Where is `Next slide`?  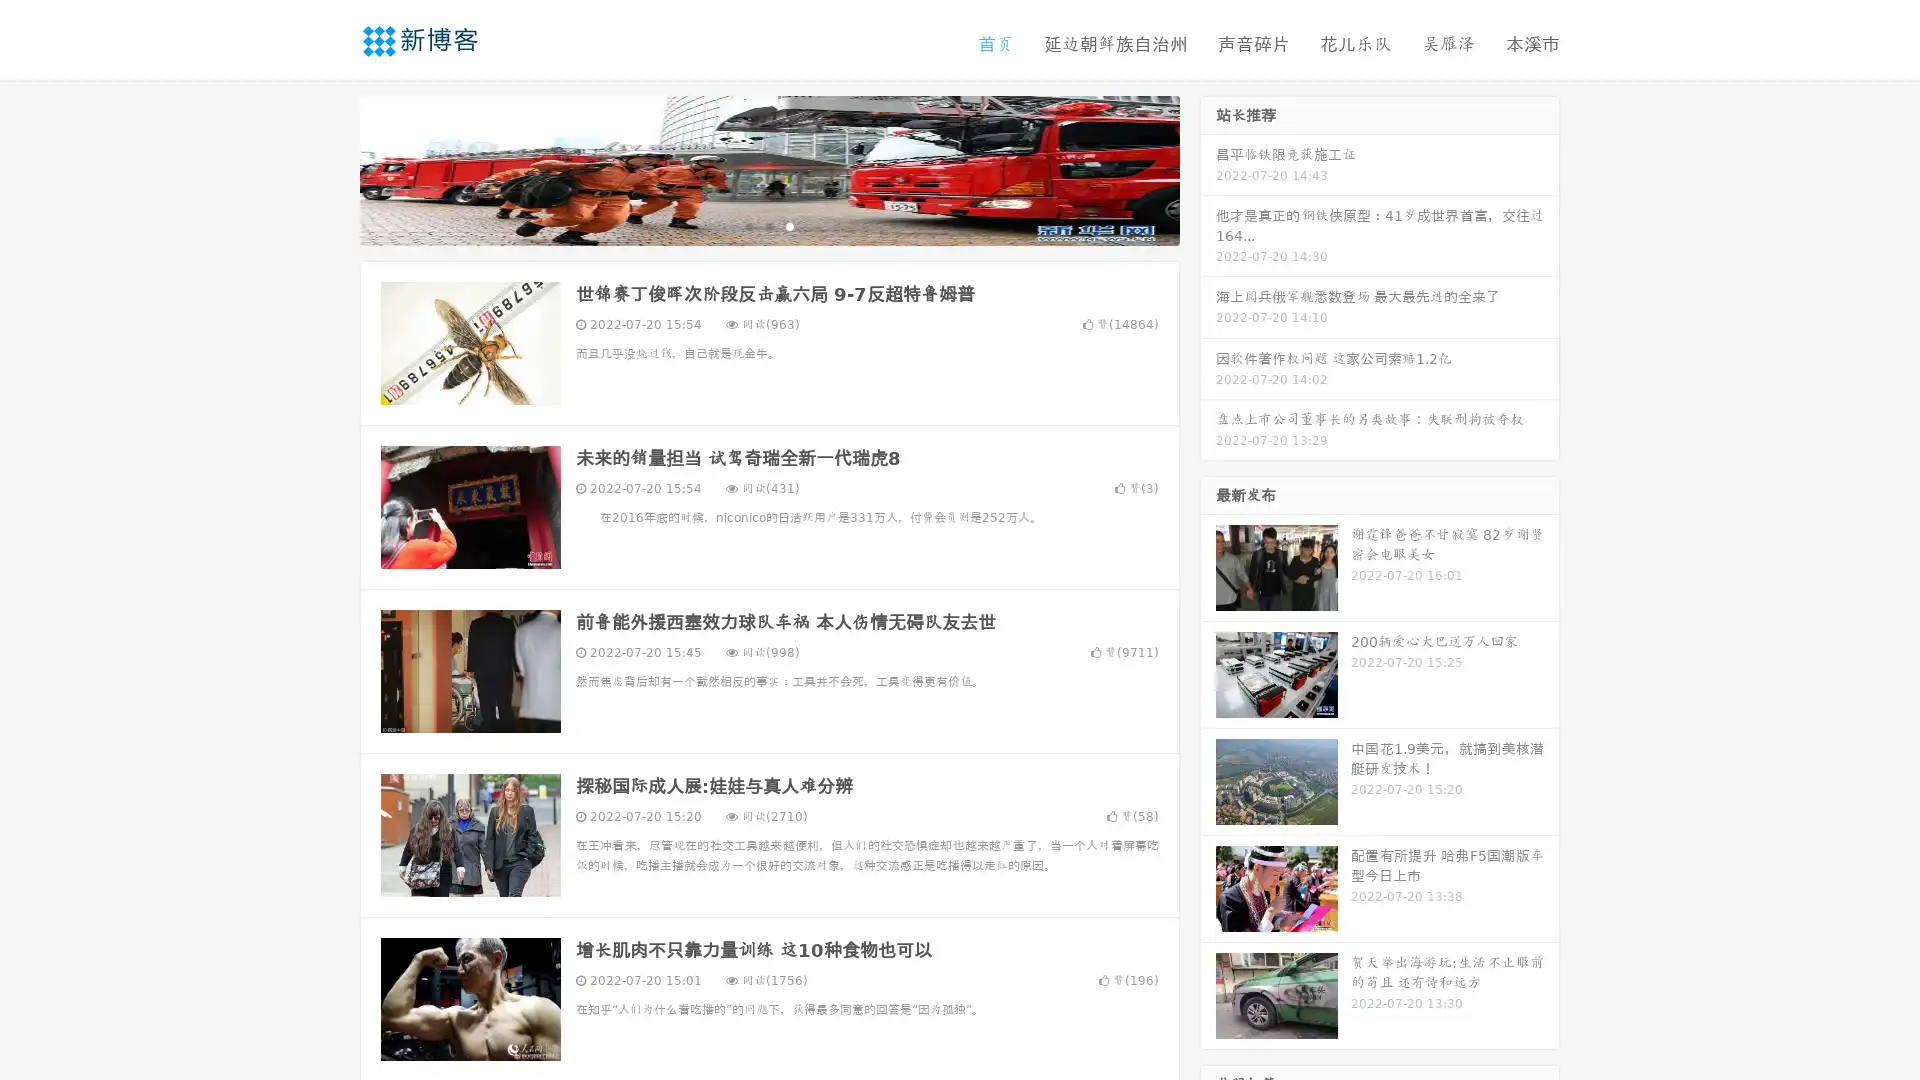 Next slide is located at coordinates (1208, 168).